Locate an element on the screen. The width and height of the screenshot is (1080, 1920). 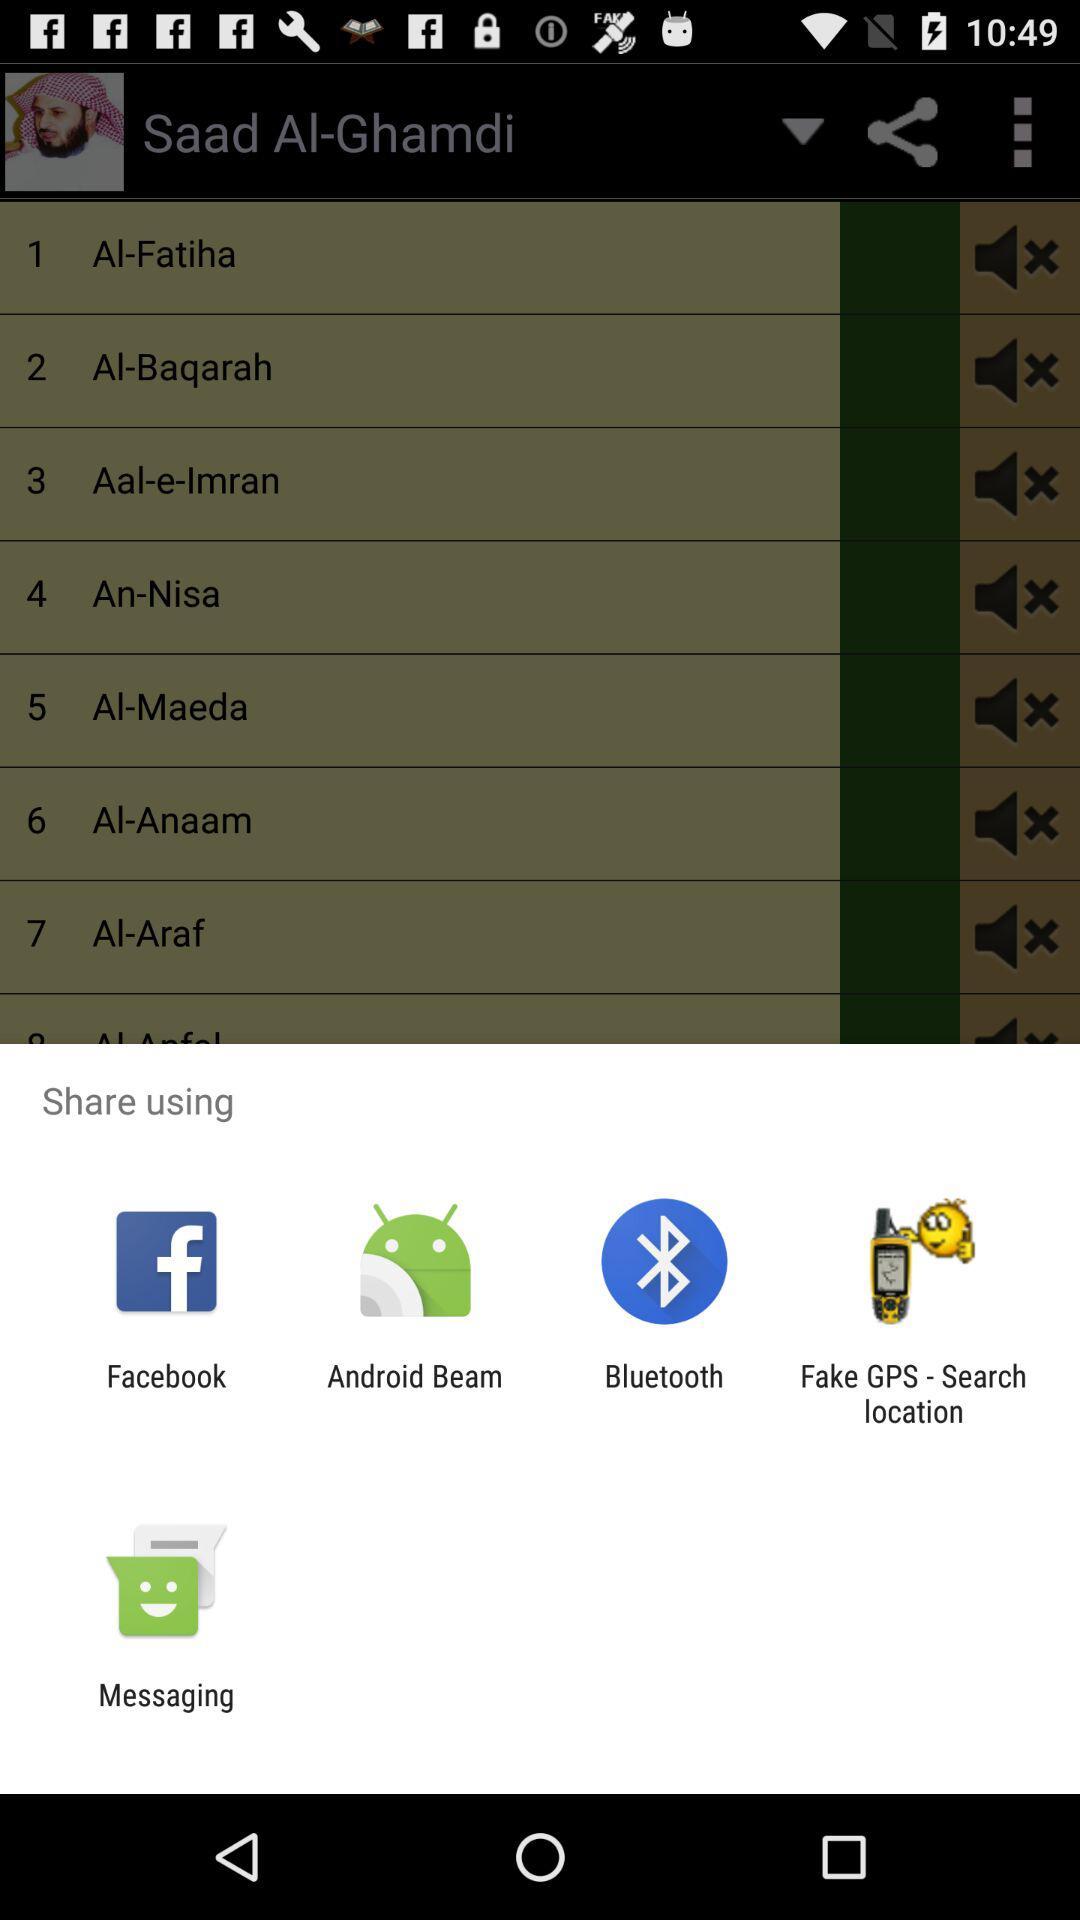
the item next to the fake gps search is located at coordinates (664, 1392).